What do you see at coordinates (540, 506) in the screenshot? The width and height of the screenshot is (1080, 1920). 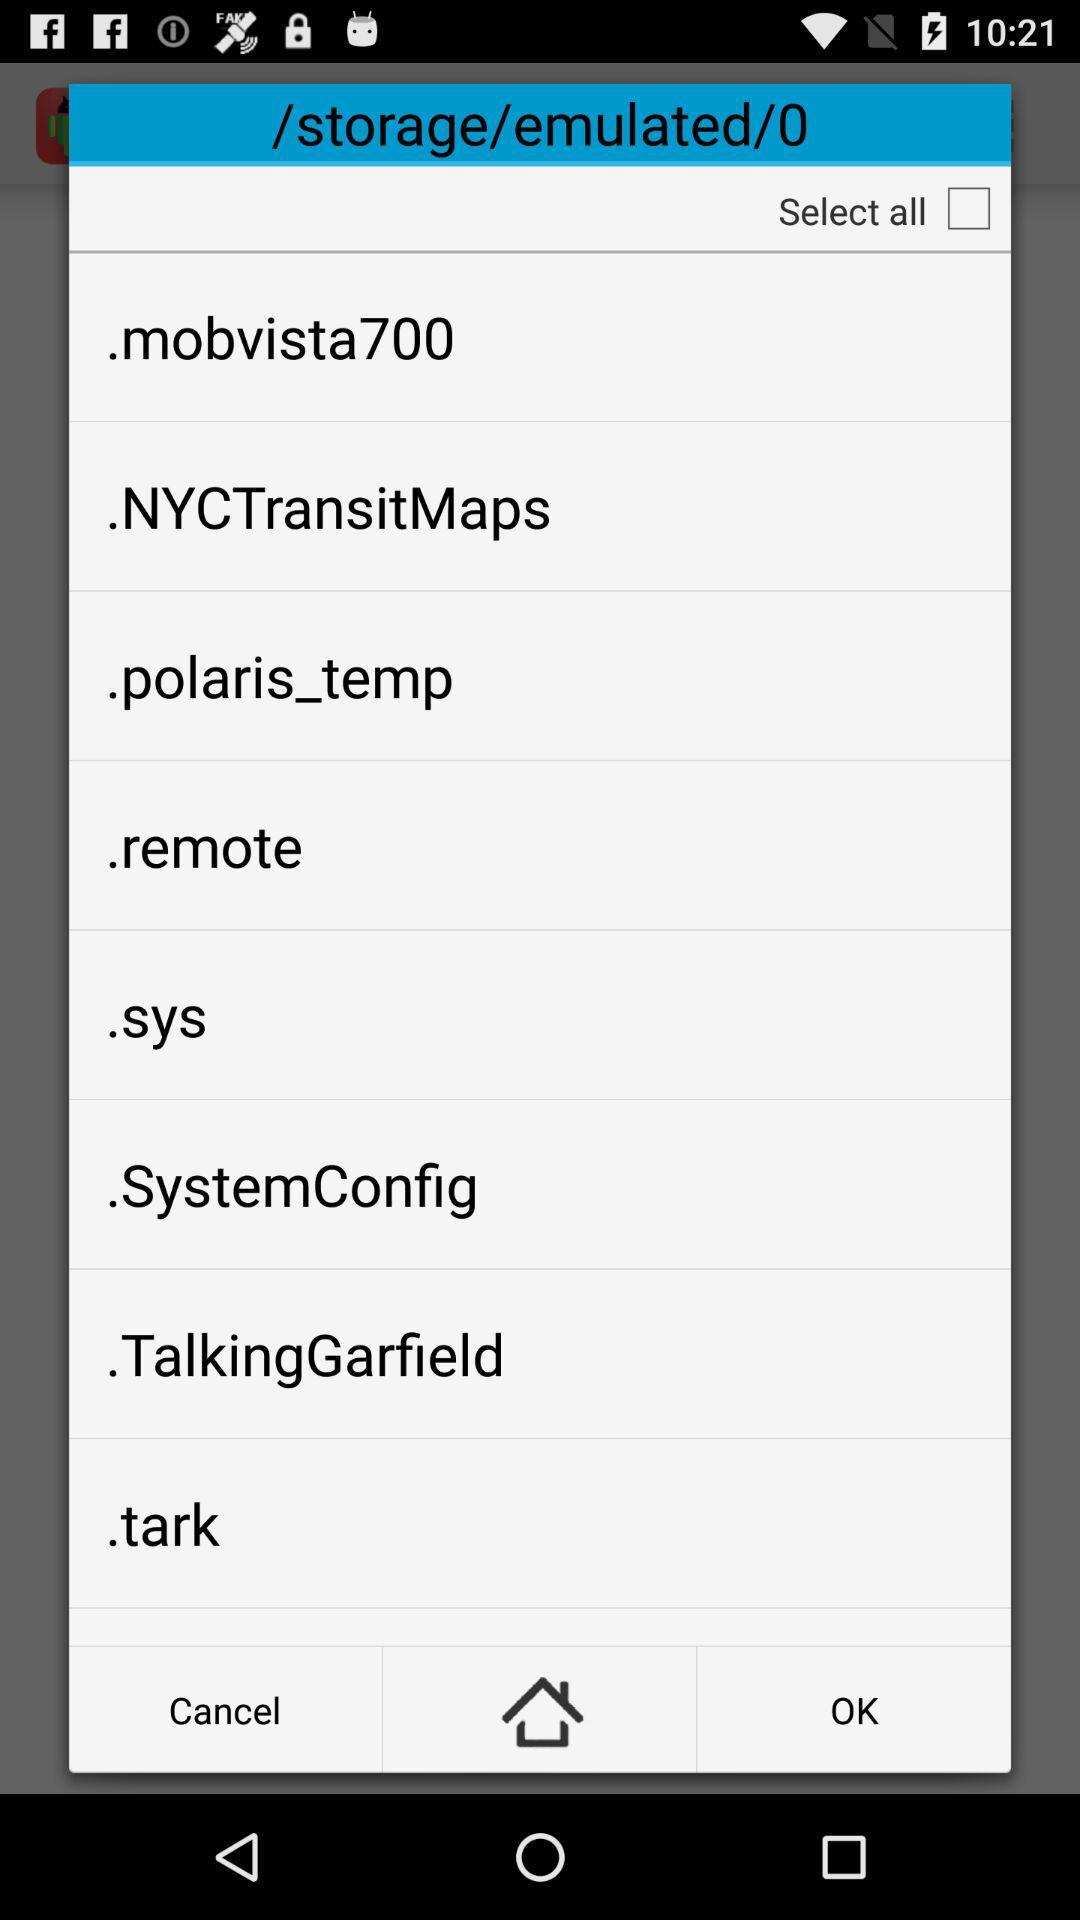 I see `the item above the .polaris_temp app` at bounding box center [540, 506].